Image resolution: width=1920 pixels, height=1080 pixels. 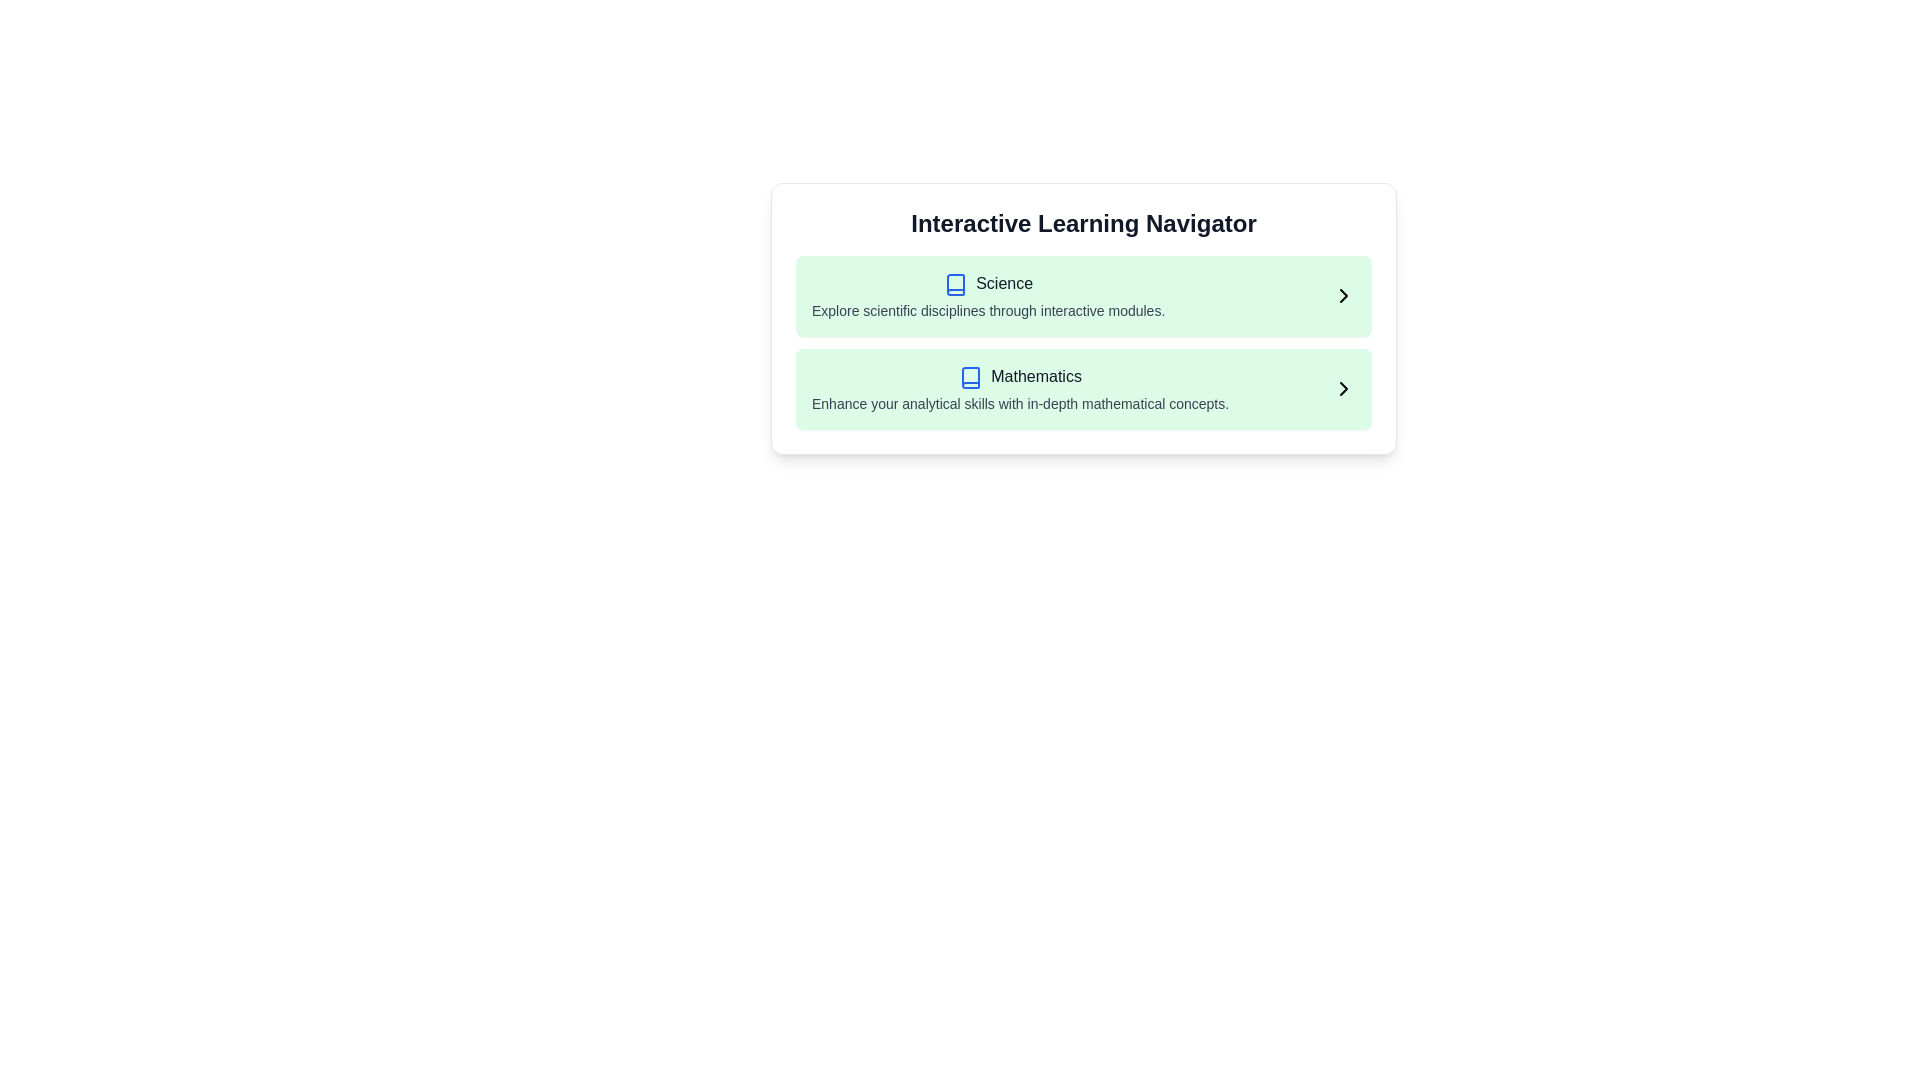 I want to click on the 'Science' topic List Item with Icon and Text, so click(x=988, y=296).